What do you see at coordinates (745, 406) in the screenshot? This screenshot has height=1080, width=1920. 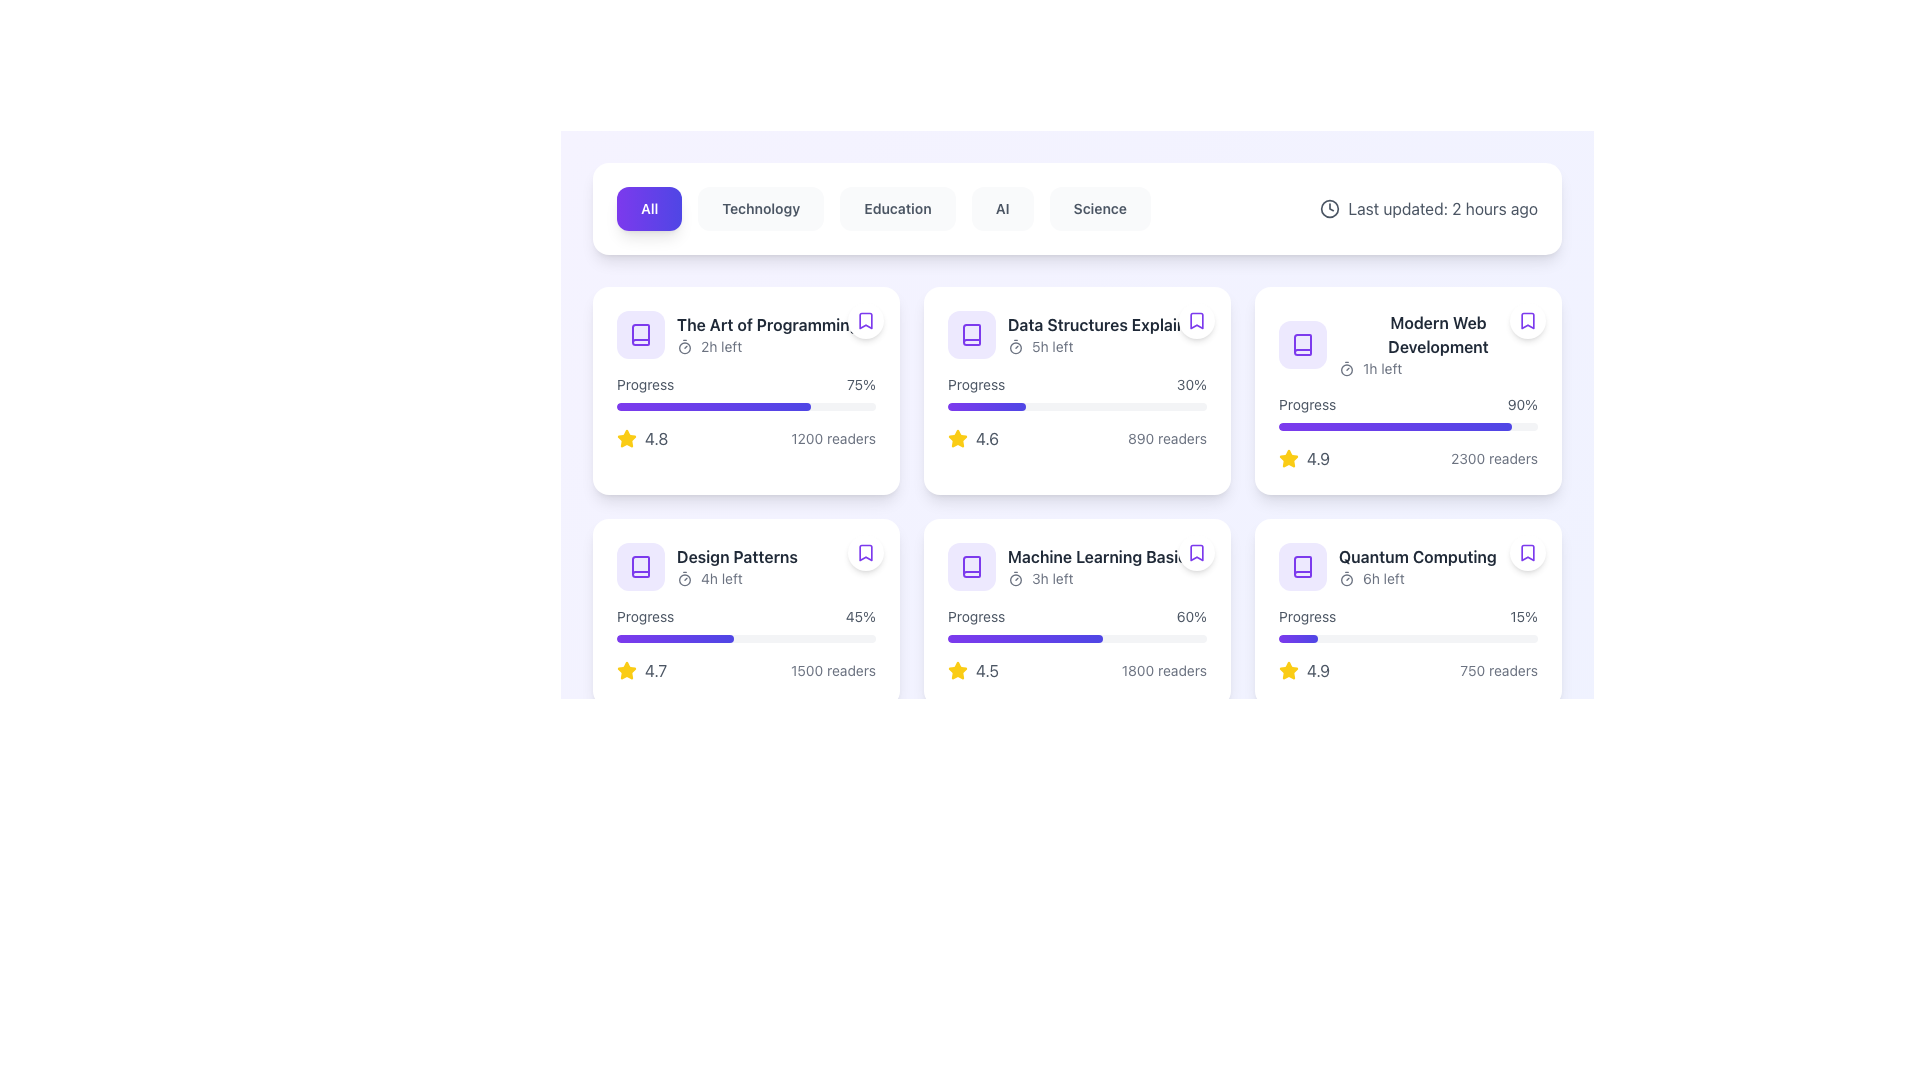 I see `the progress bar styled with rounded ends, located in the 'The Art of Programming' card, beneath the 'Progress' label and next to the '75%' label` at bounding box center [745, 406].